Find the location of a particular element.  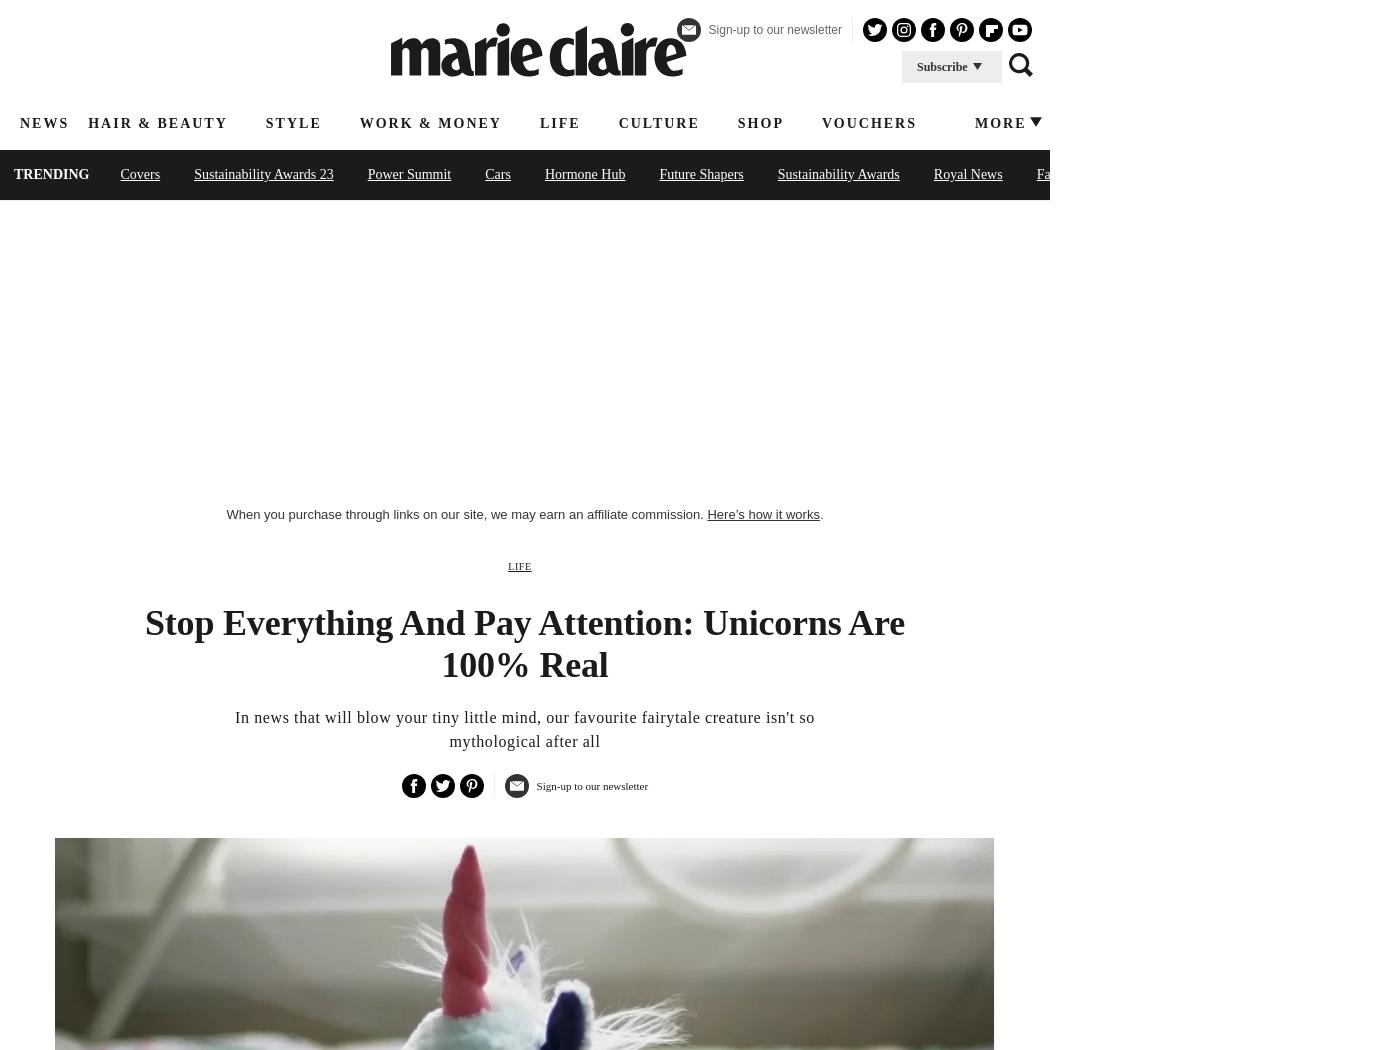

'Covers' is located at coordinates (140, 174).